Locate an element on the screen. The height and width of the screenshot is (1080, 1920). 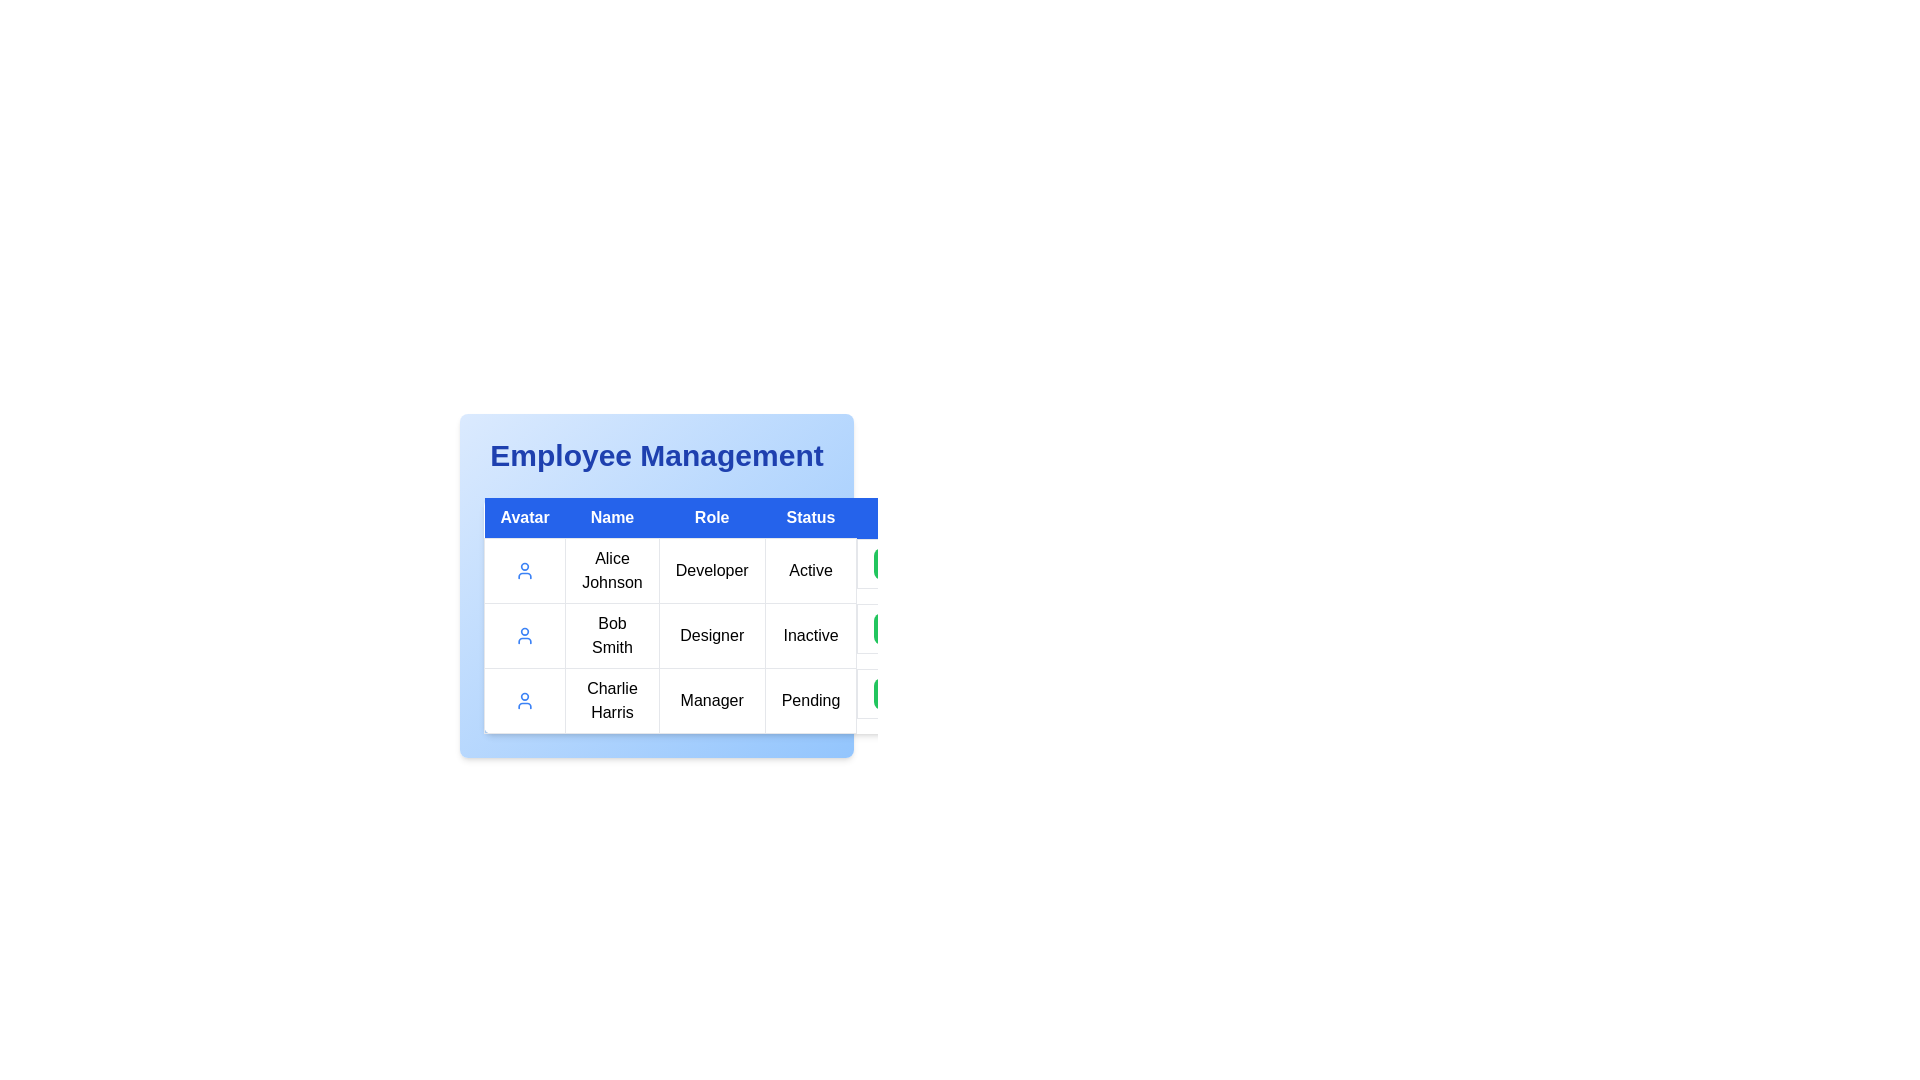
the text label displaying the name 'Alice Johnson' in the Employee Management table, located in the second column of the row is located at coordinates (611, 570).